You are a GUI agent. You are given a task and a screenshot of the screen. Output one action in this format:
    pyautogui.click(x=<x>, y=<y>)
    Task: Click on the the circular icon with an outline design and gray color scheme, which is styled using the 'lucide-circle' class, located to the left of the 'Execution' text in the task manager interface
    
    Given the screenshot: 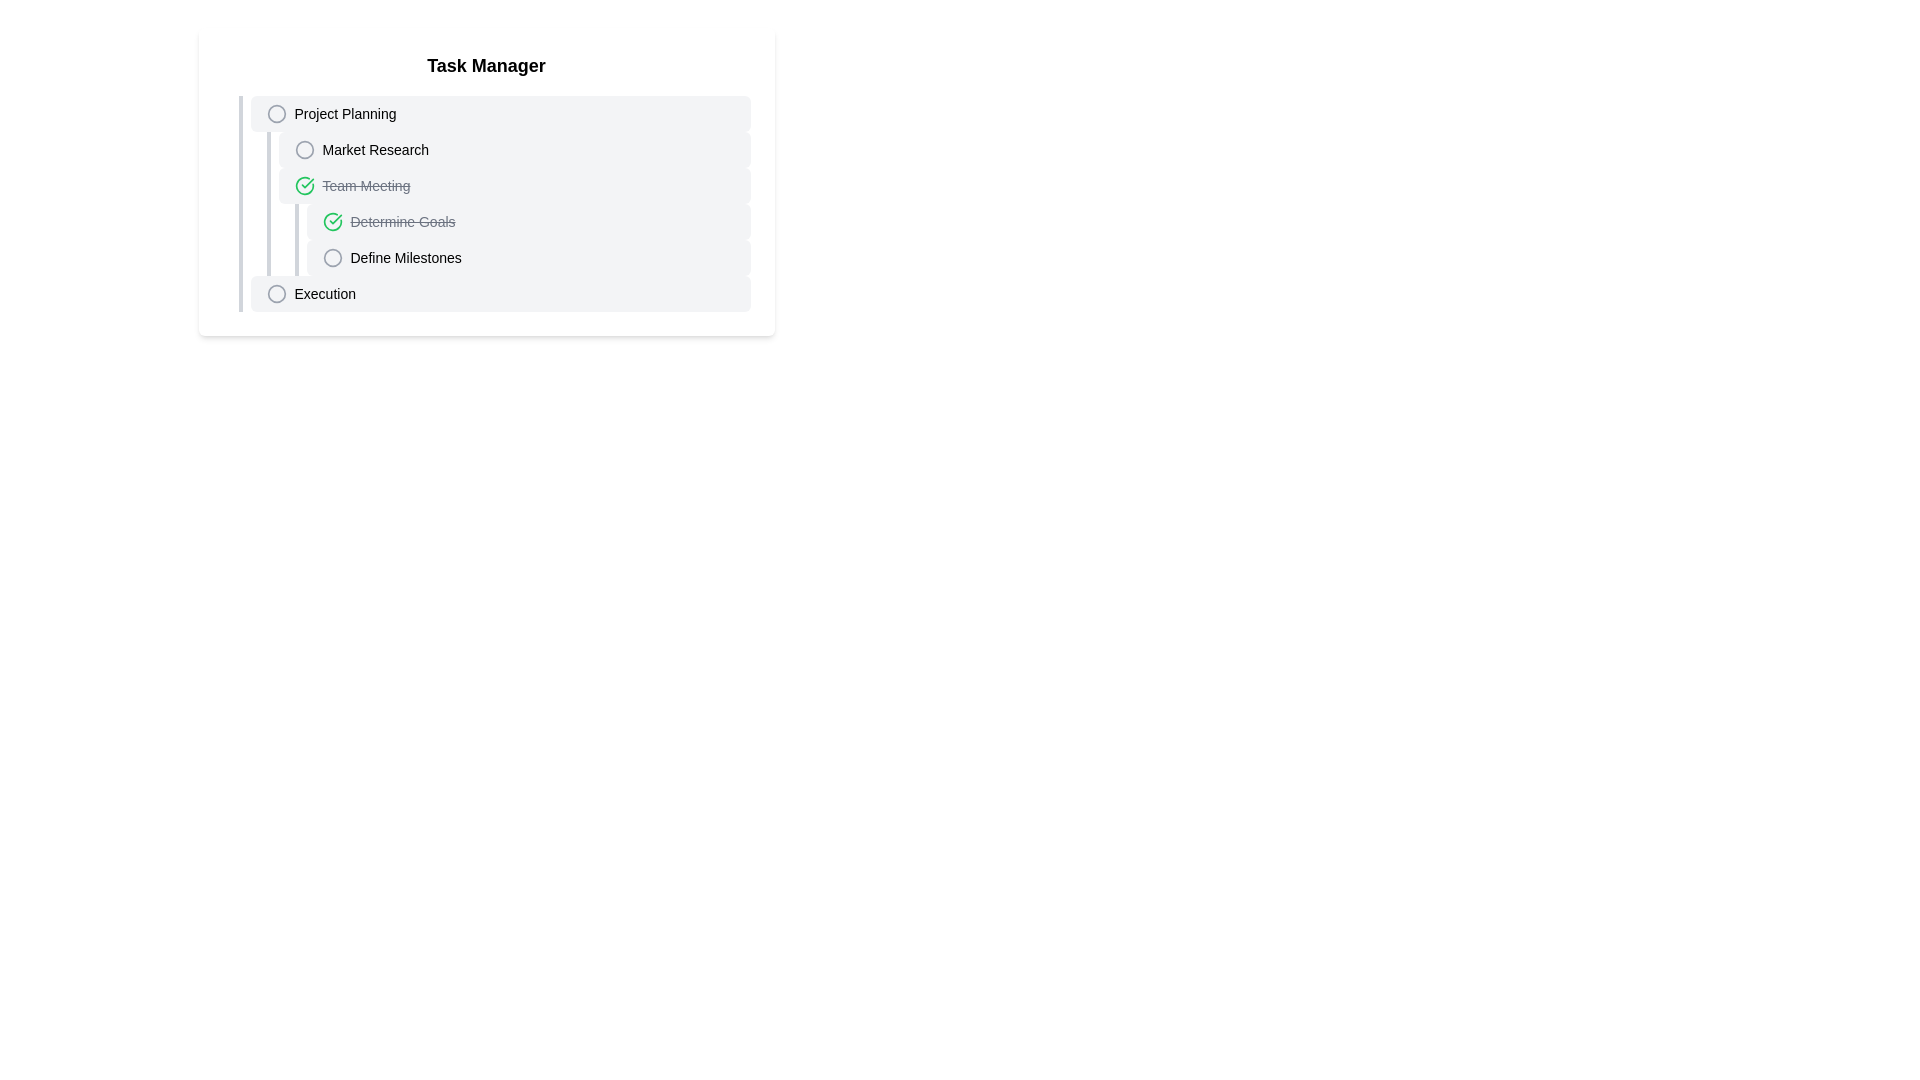 What is the action you would take?
    pyautogui.click(x=275, y=293)
    